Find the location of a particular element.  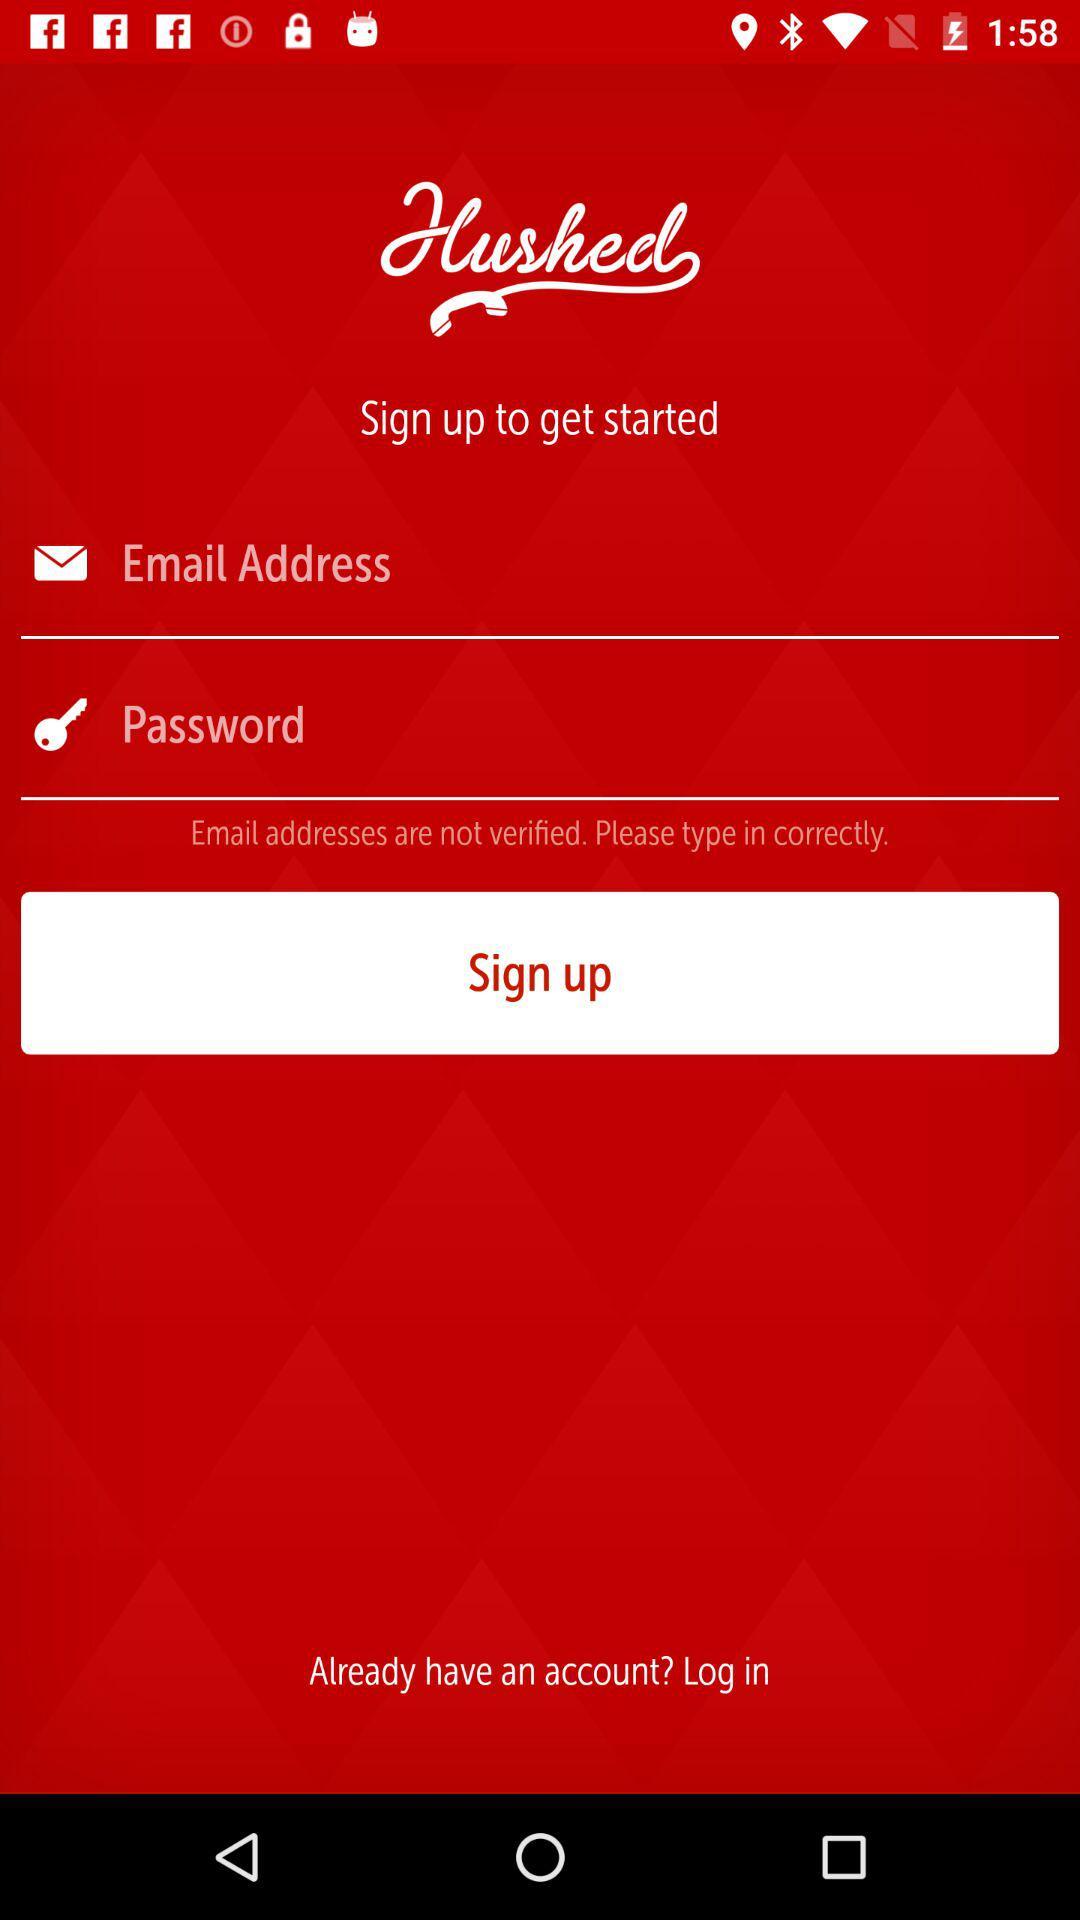

email adress blank bar red is located at coordinates (587, 562).